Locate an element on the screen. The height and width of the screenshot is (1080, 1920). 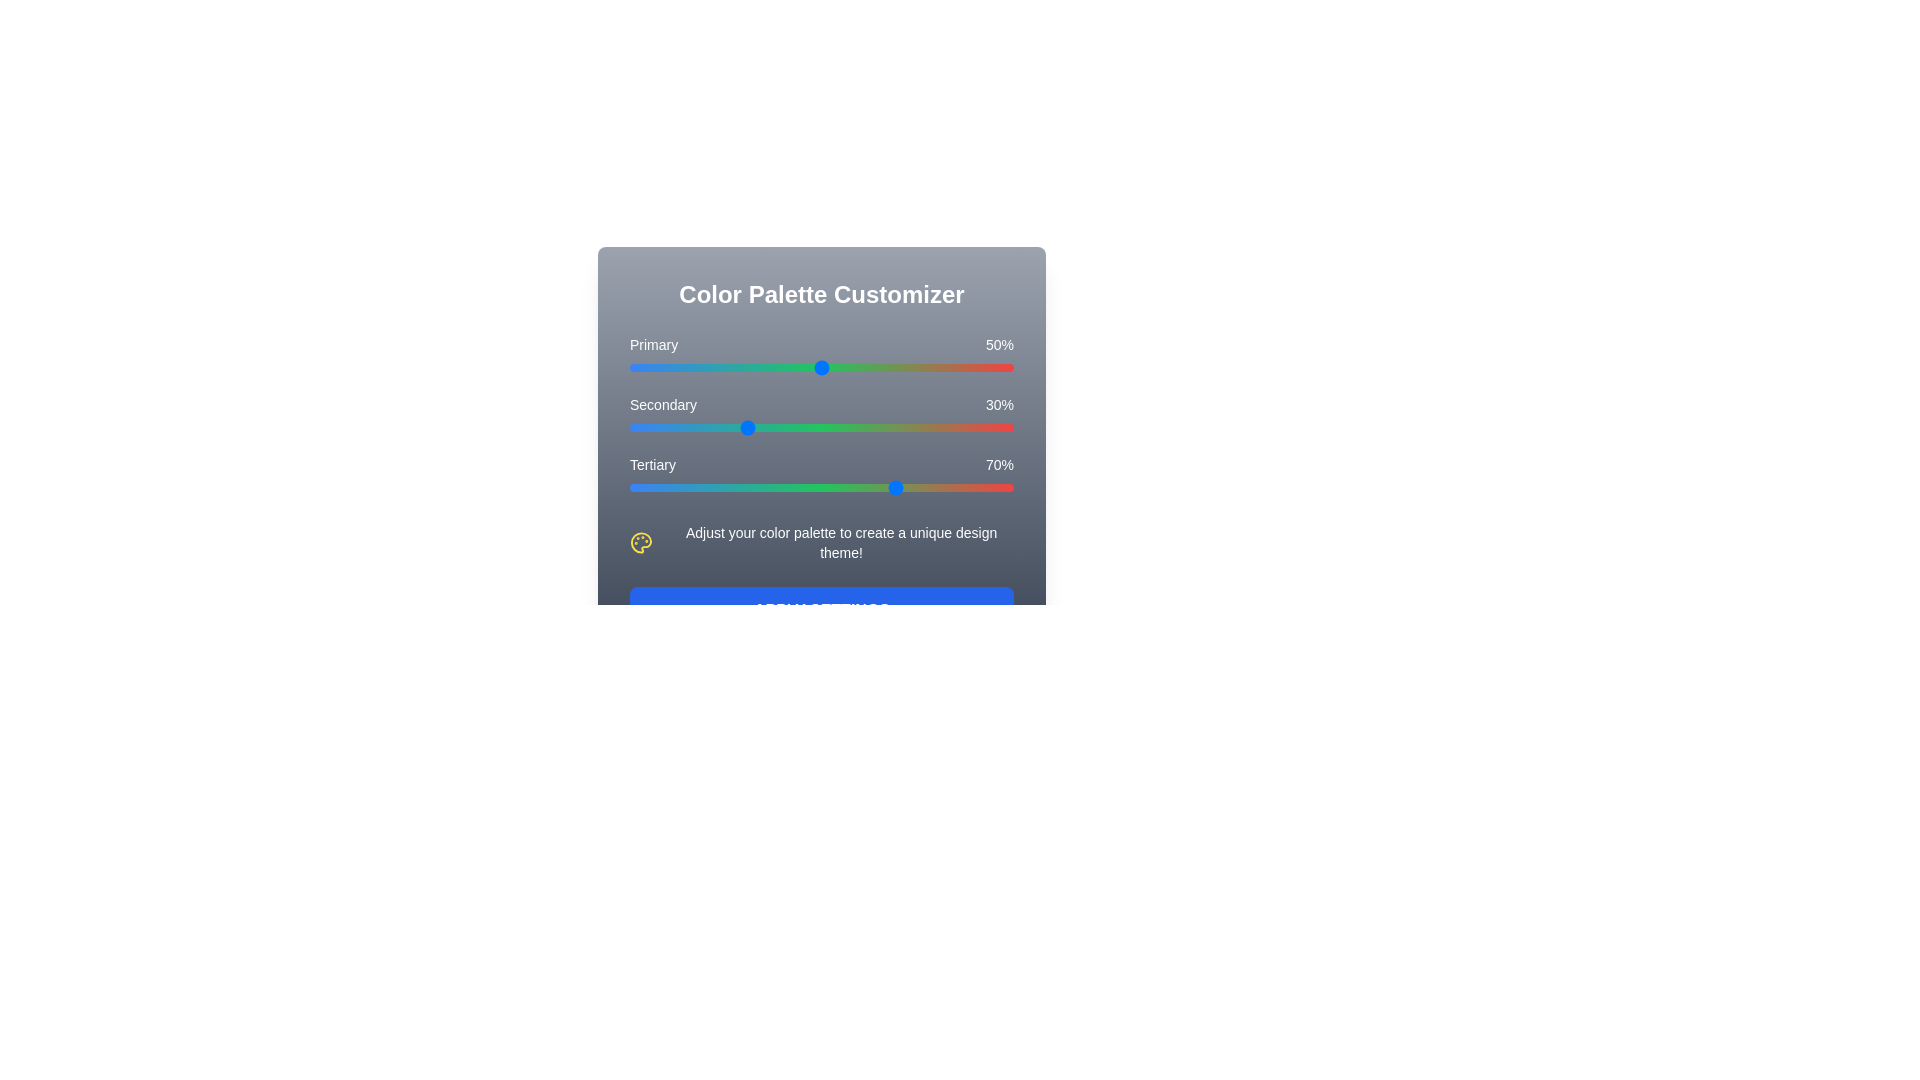
the color palette graphic icon located to the left of the descriptive text 'Adjust your color palette to create a unique design theme!' is located at coordinates (641, 543).